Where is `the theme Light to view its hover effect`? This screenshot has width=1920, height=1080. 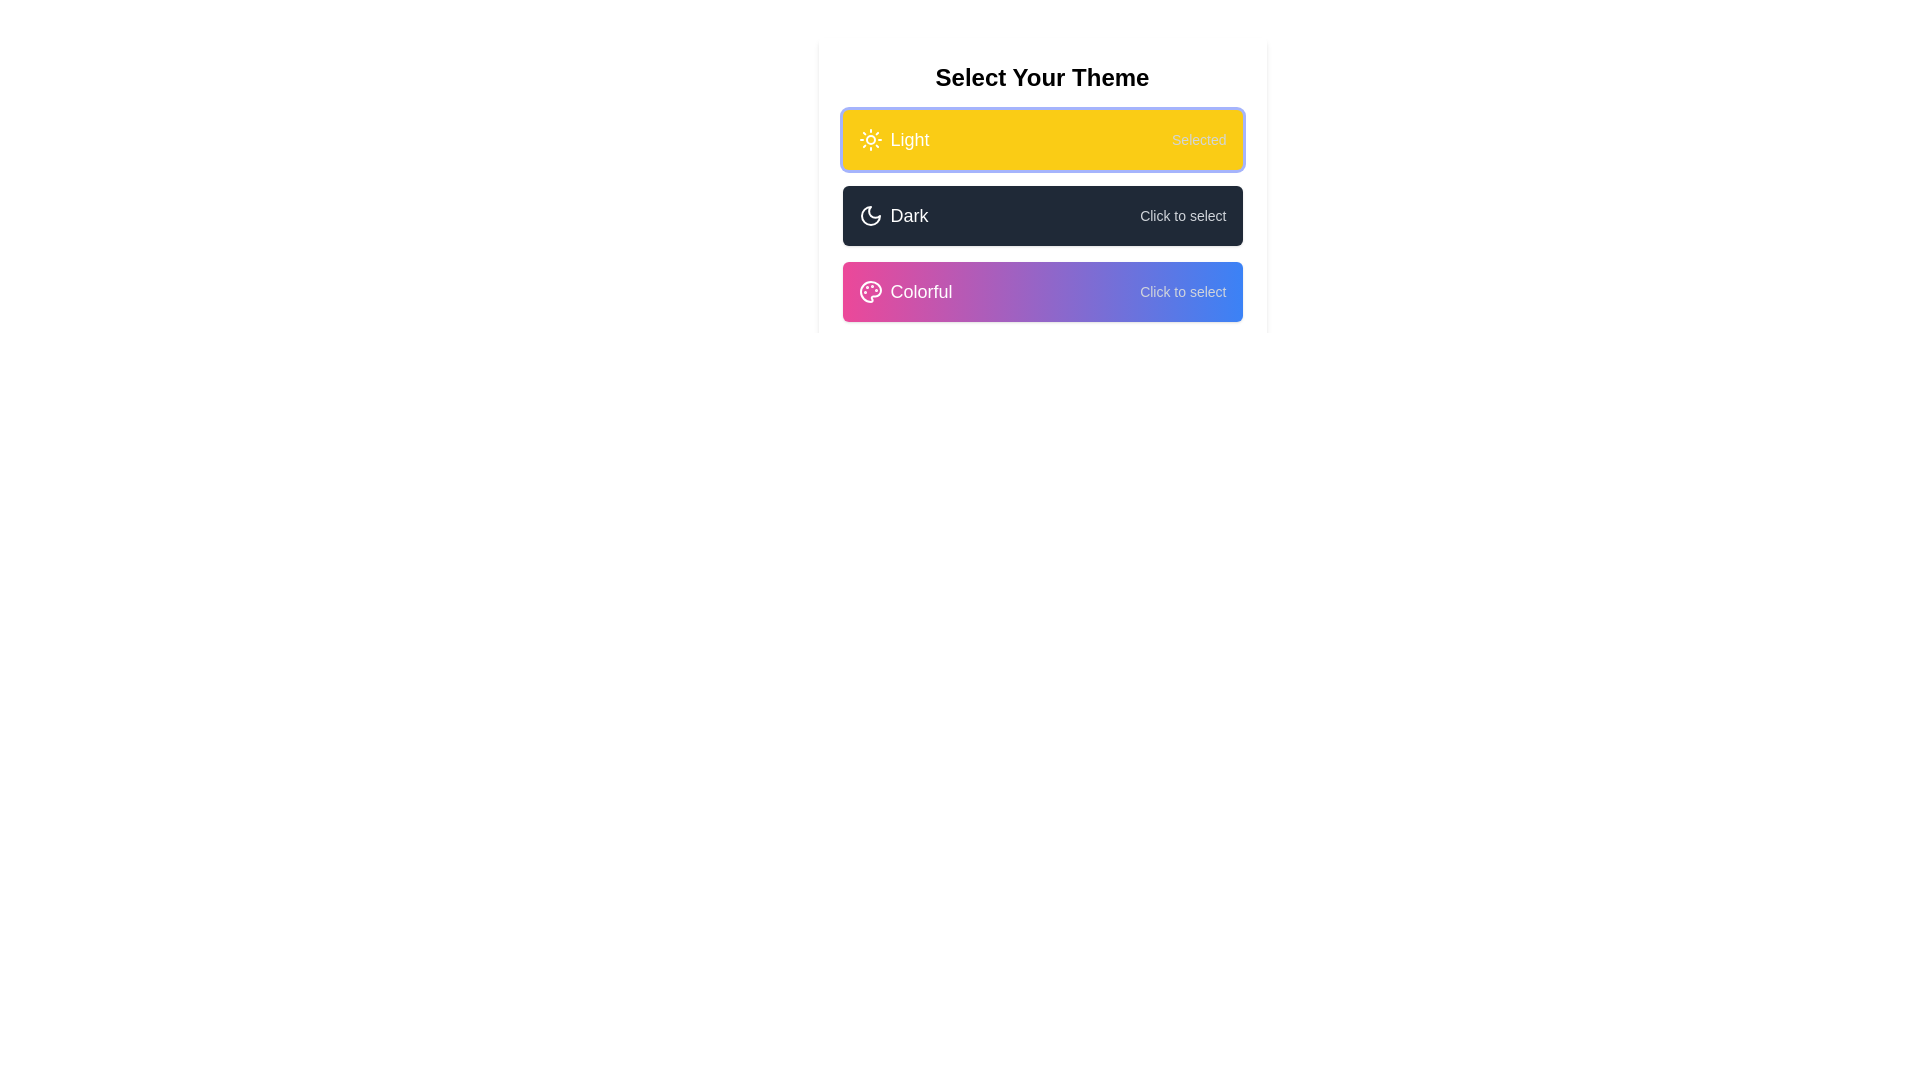
the theme Light to view its hover effect is located at coordinates (1041, 138).